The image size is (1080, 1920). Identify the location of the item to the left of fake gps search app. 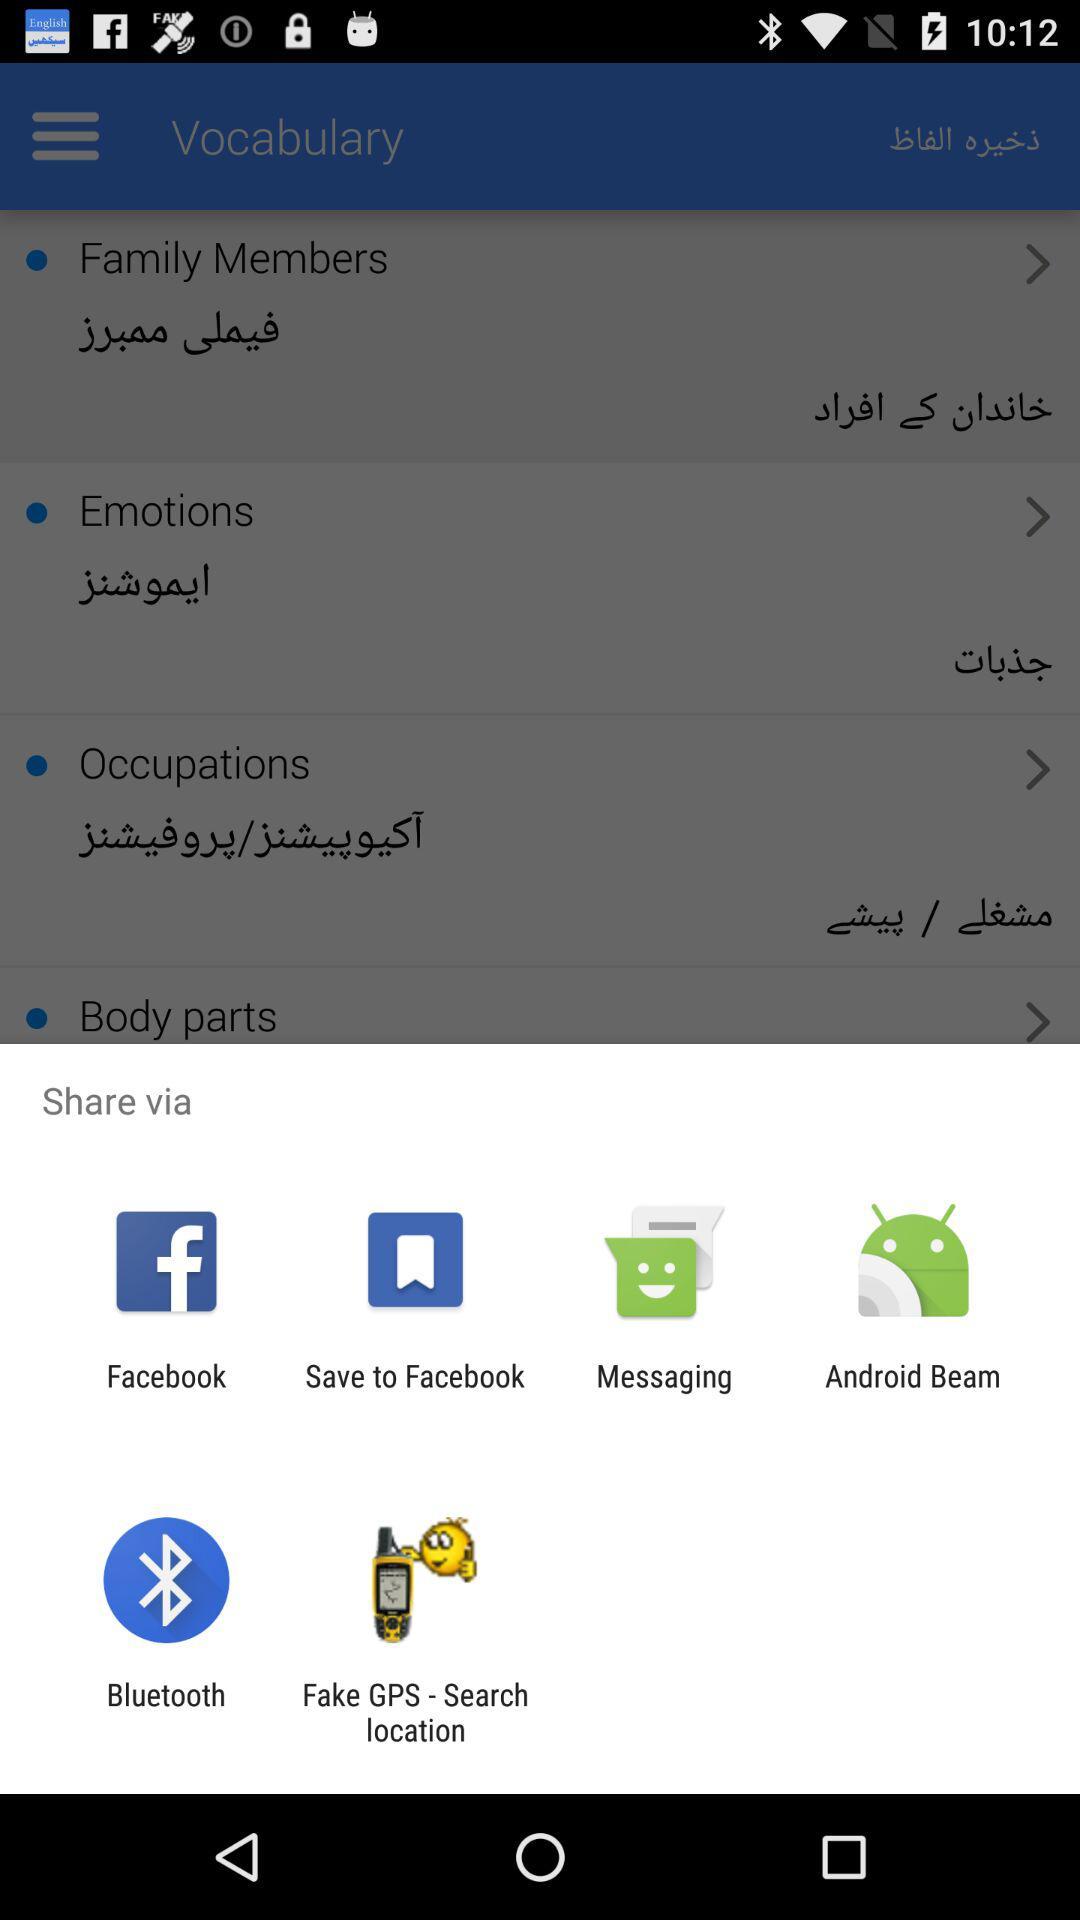
(165, 1711).